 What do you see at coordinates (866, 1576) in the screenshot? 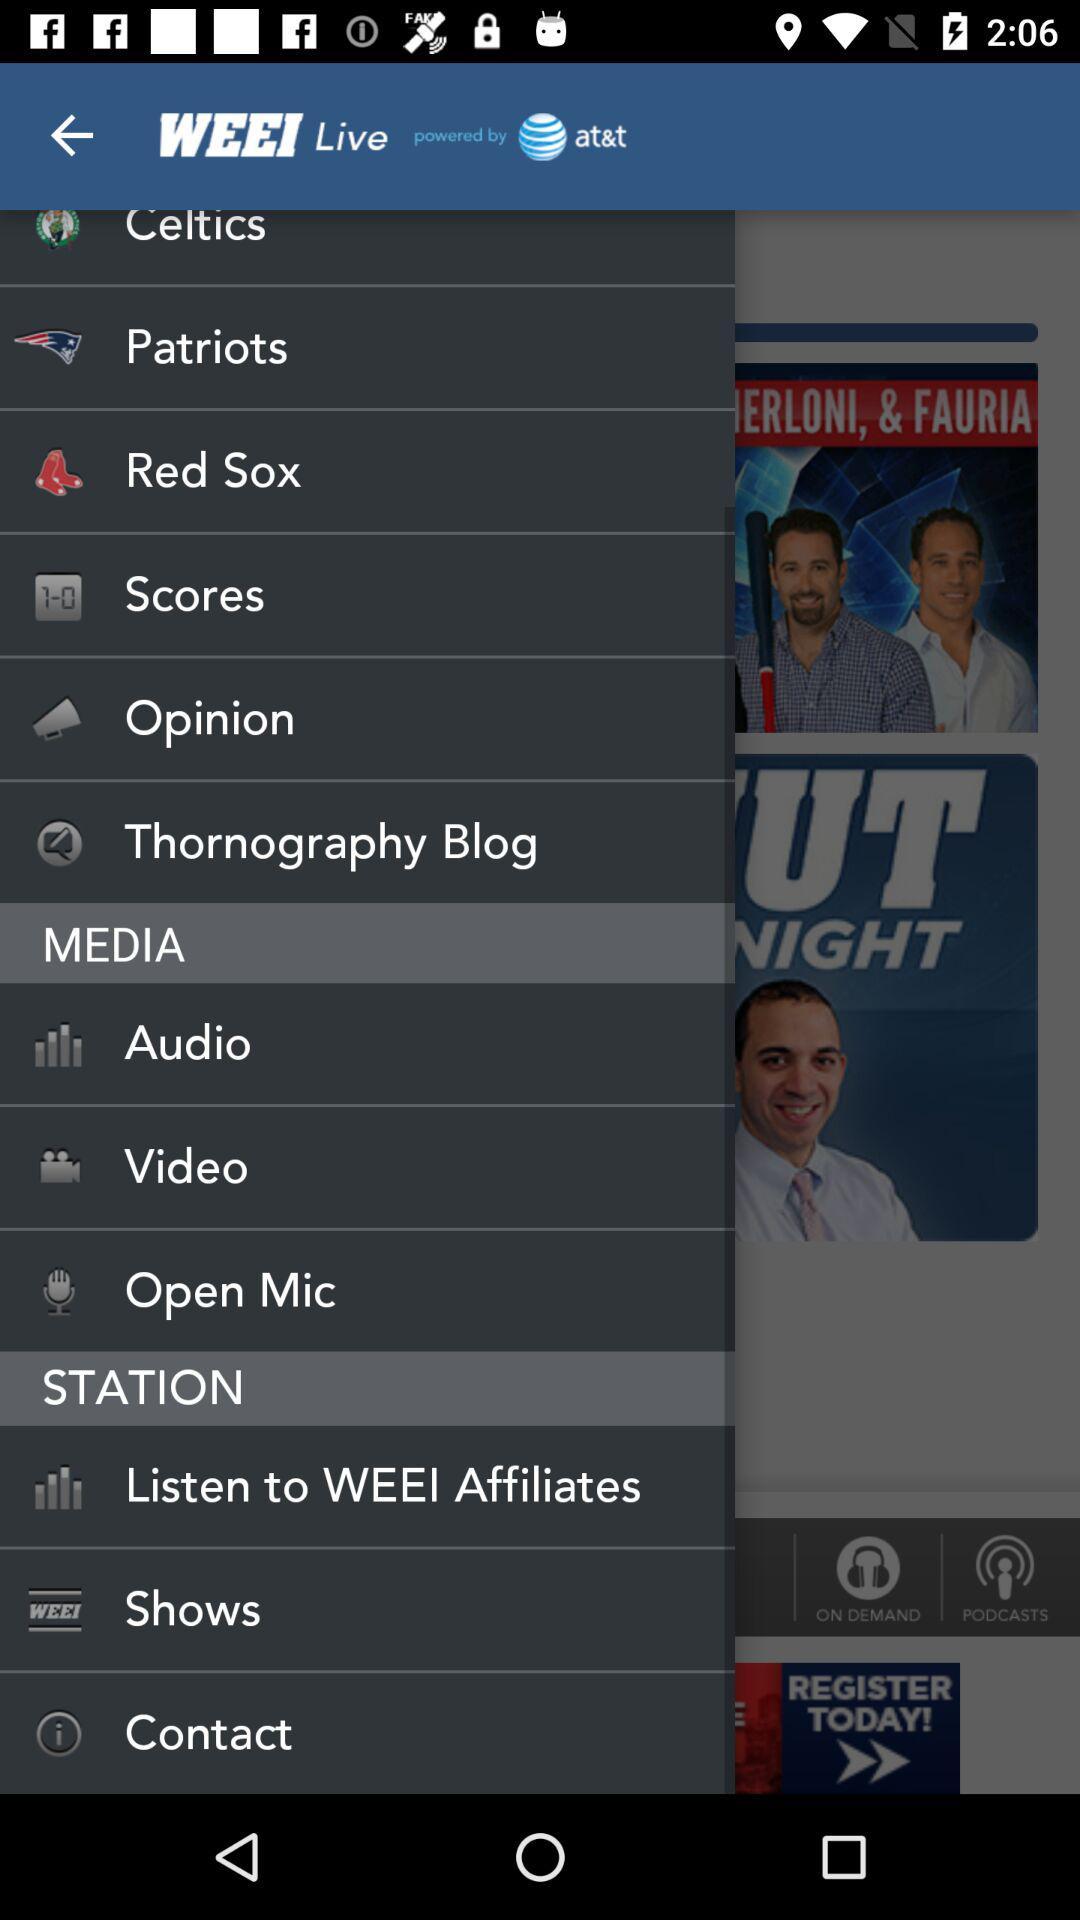
I see `the lock icon` at bounding box center [866, 1576].